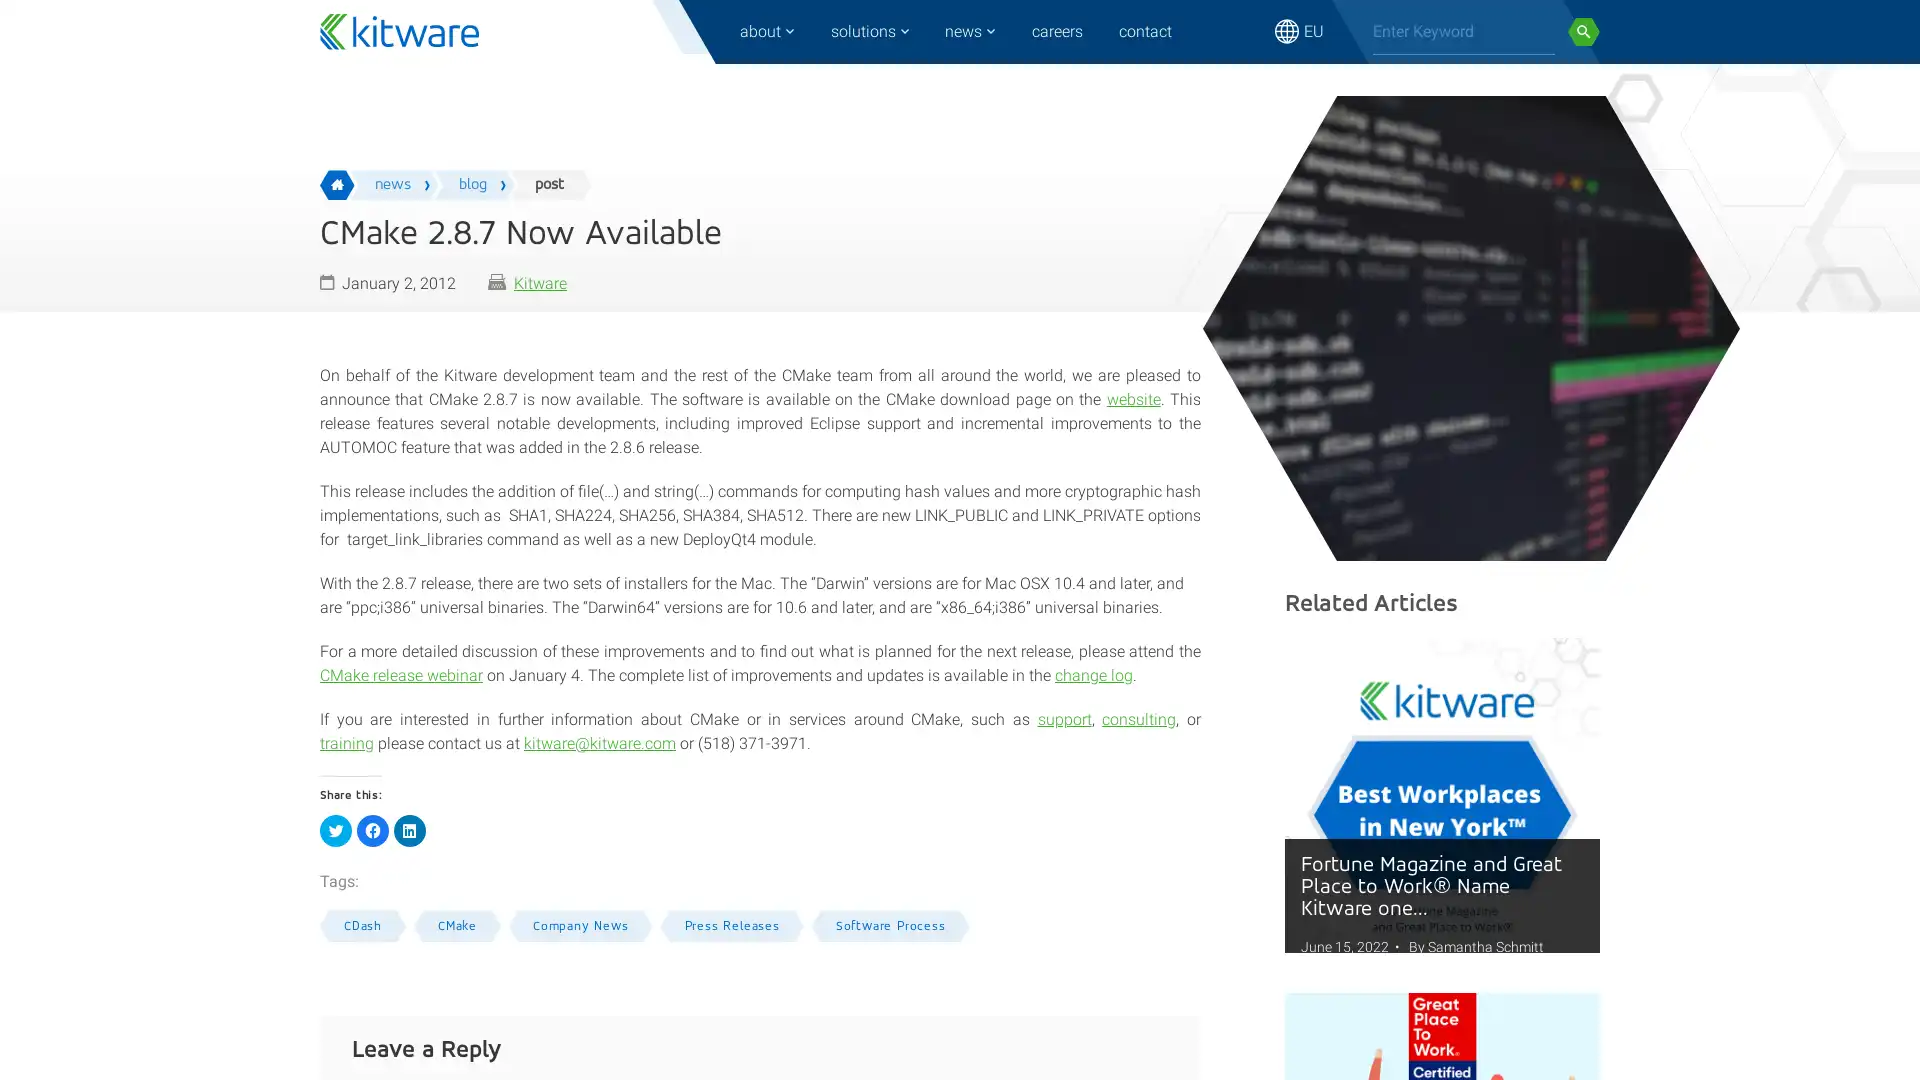 Image resolution: width=1920 pixels, height=1080 pixels. I want to click on Search, so click(1583, 31).